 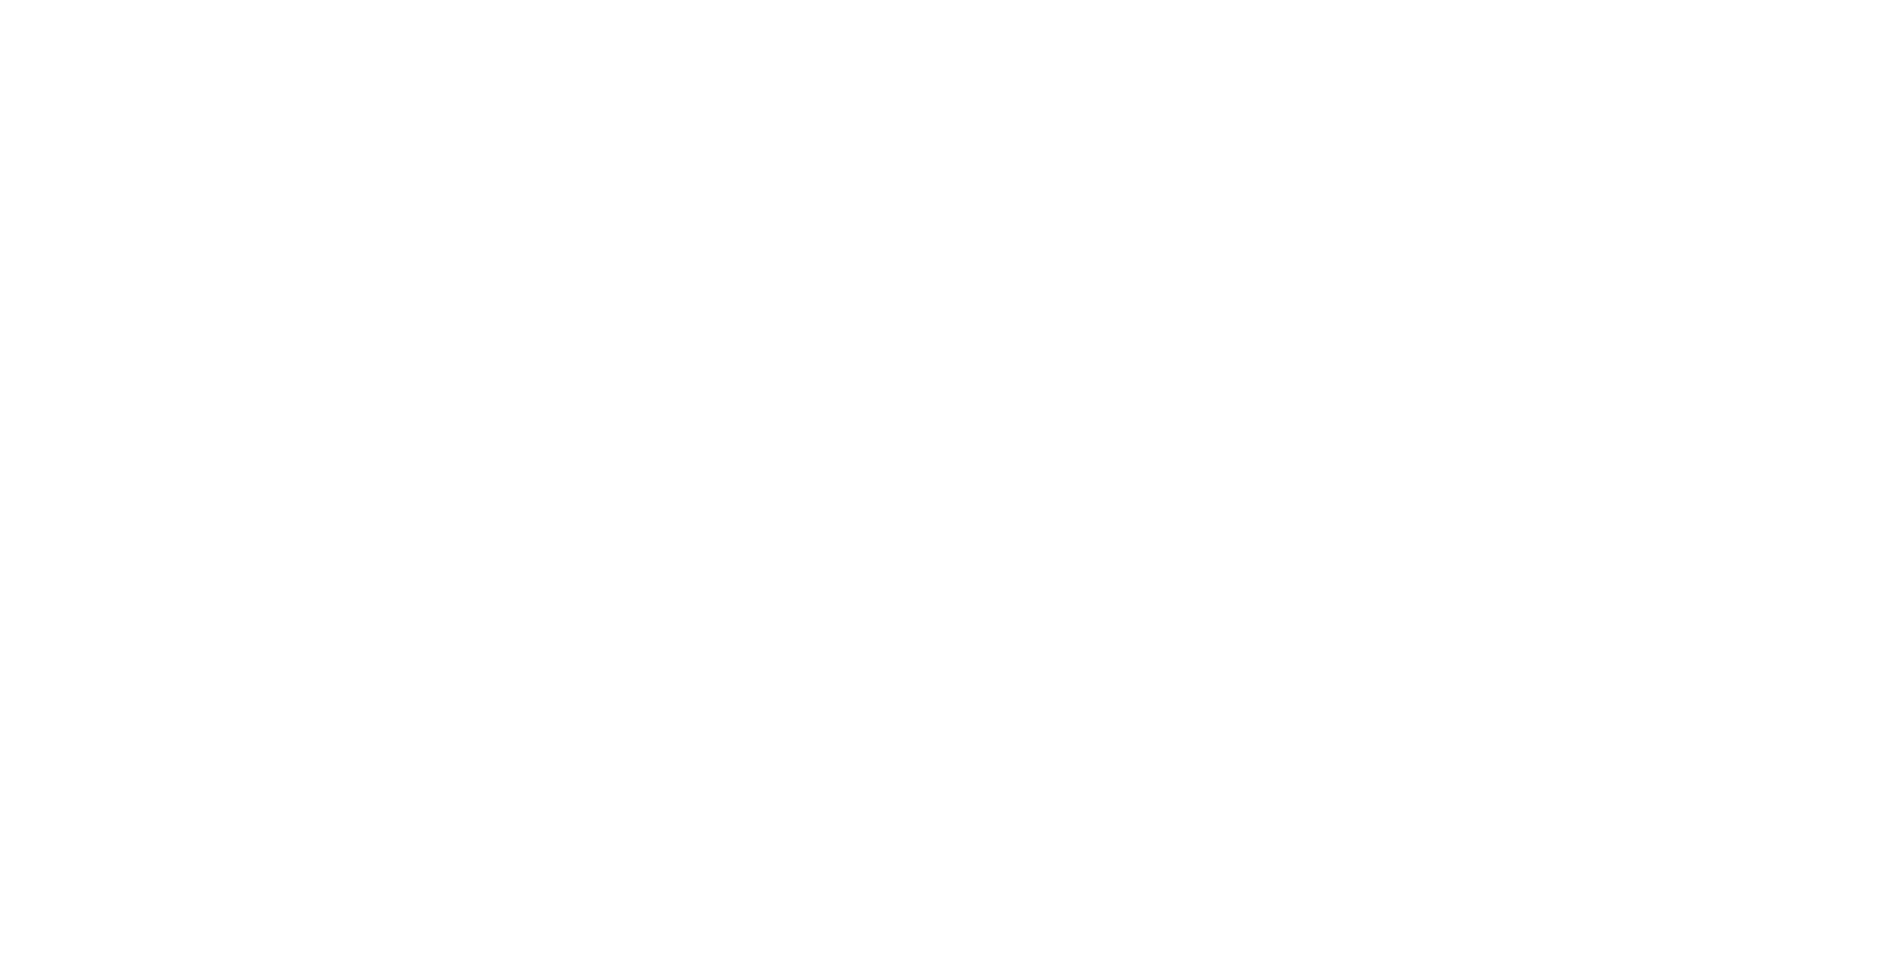 What do you see at coordinates (1248, 705) in the screenshot?
I see `'August 2008'` at bounding box center [1248, 705].